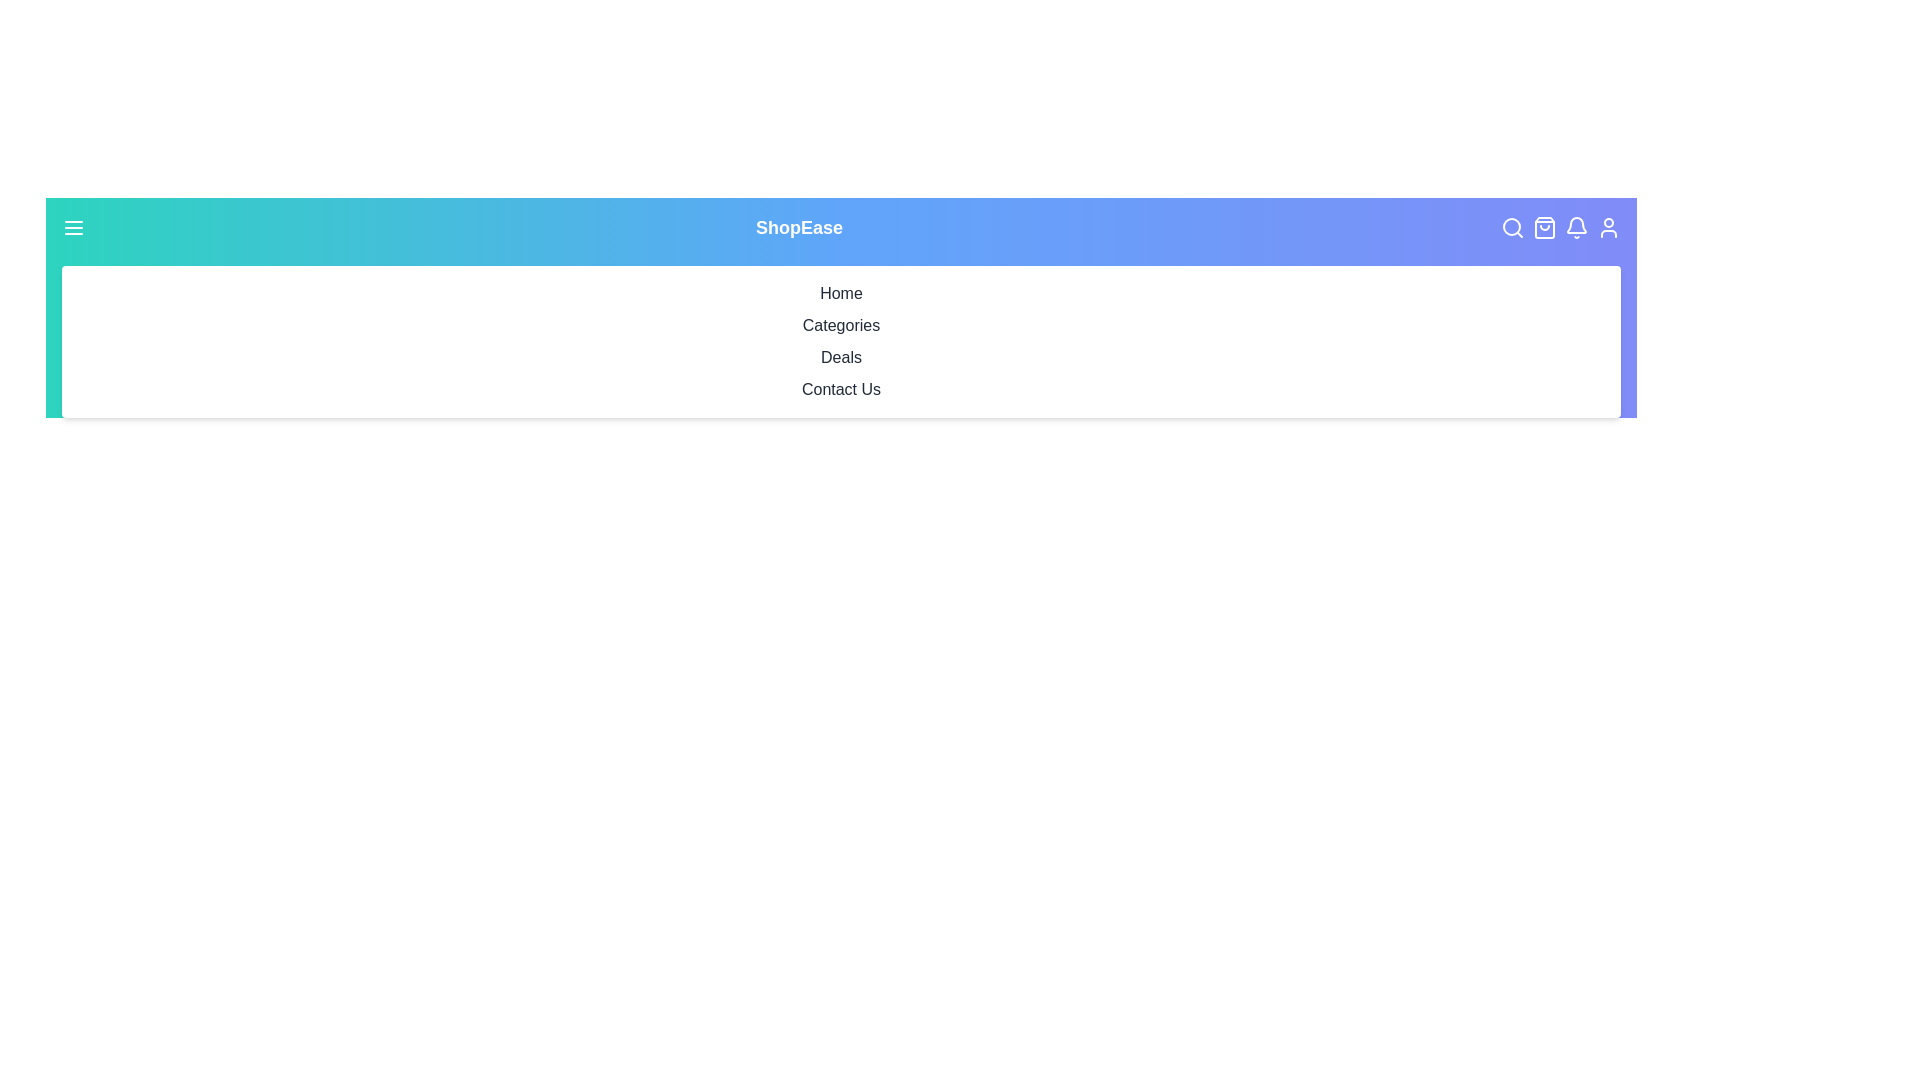 The width and height of the screenshot is (1920, 1080). Describe the element at coordinates (1576, 226) in the screenshot. I see `the 'Bell' icon in the navigation bar` at that location.